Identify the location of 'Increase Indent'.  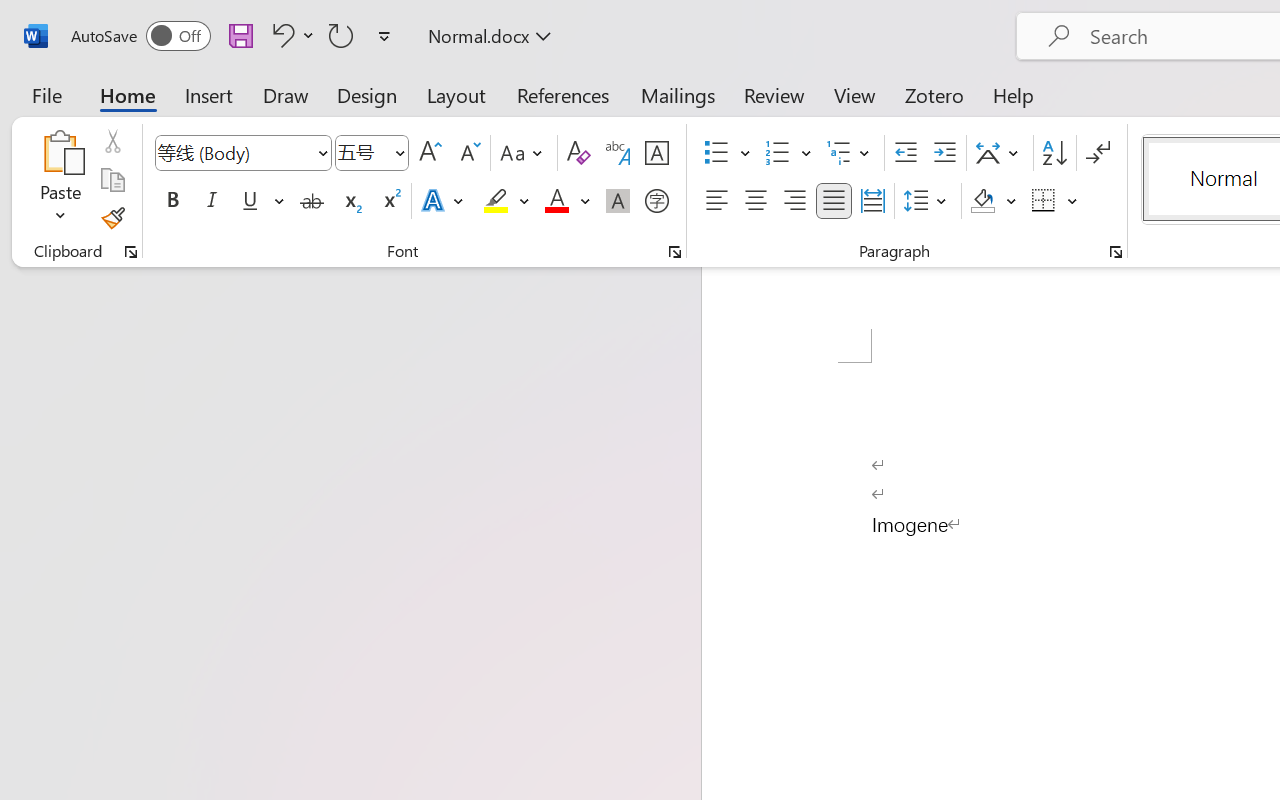
(943, 153).